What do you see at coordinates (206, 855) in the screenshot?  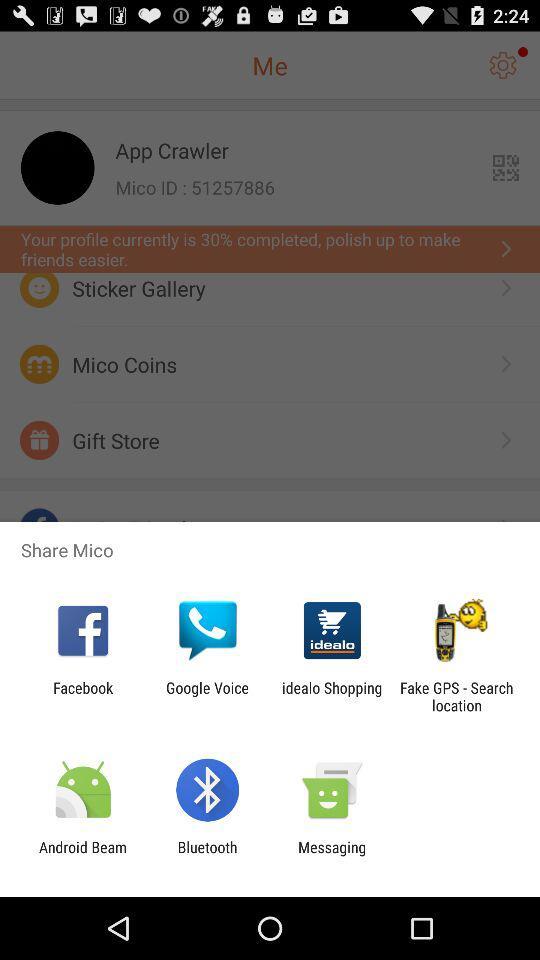 I see `bluetooth` at bounding box center [206, 855].